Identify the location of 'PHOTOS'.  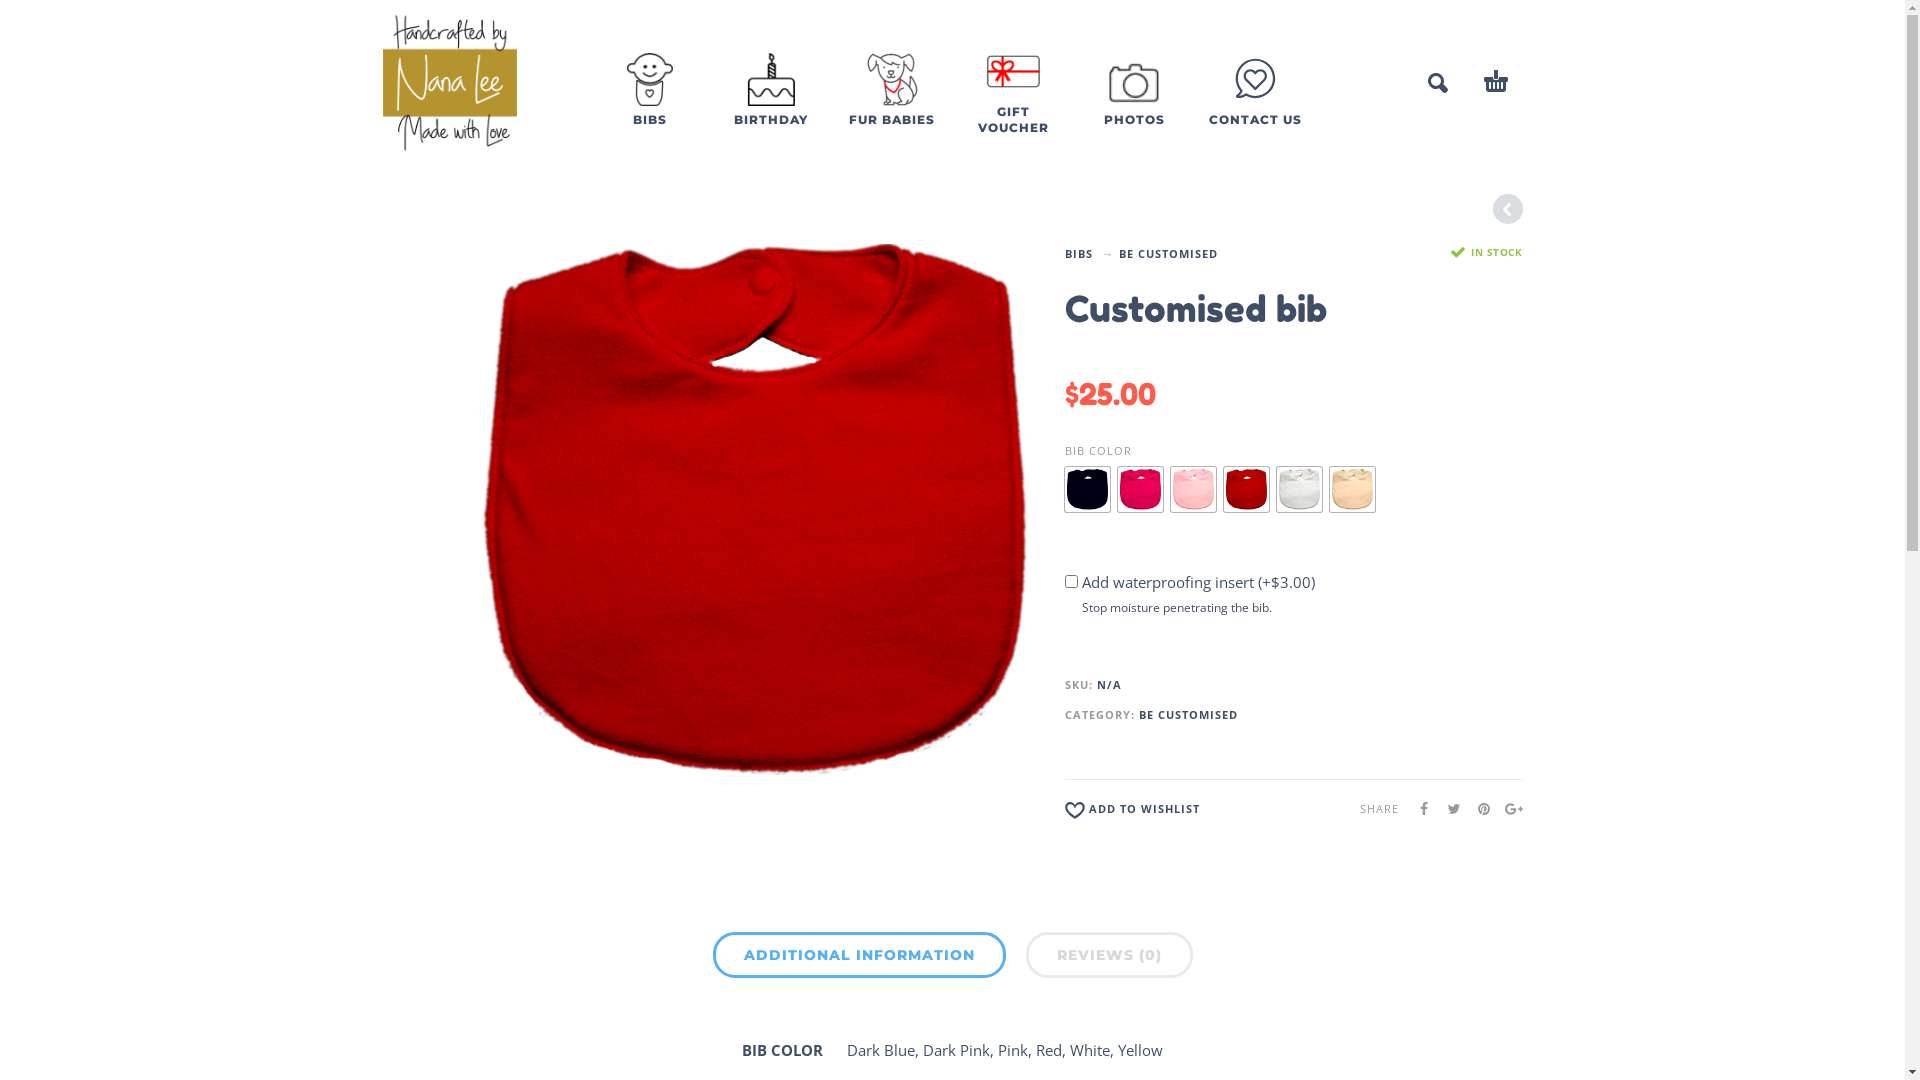
(1134, 106).